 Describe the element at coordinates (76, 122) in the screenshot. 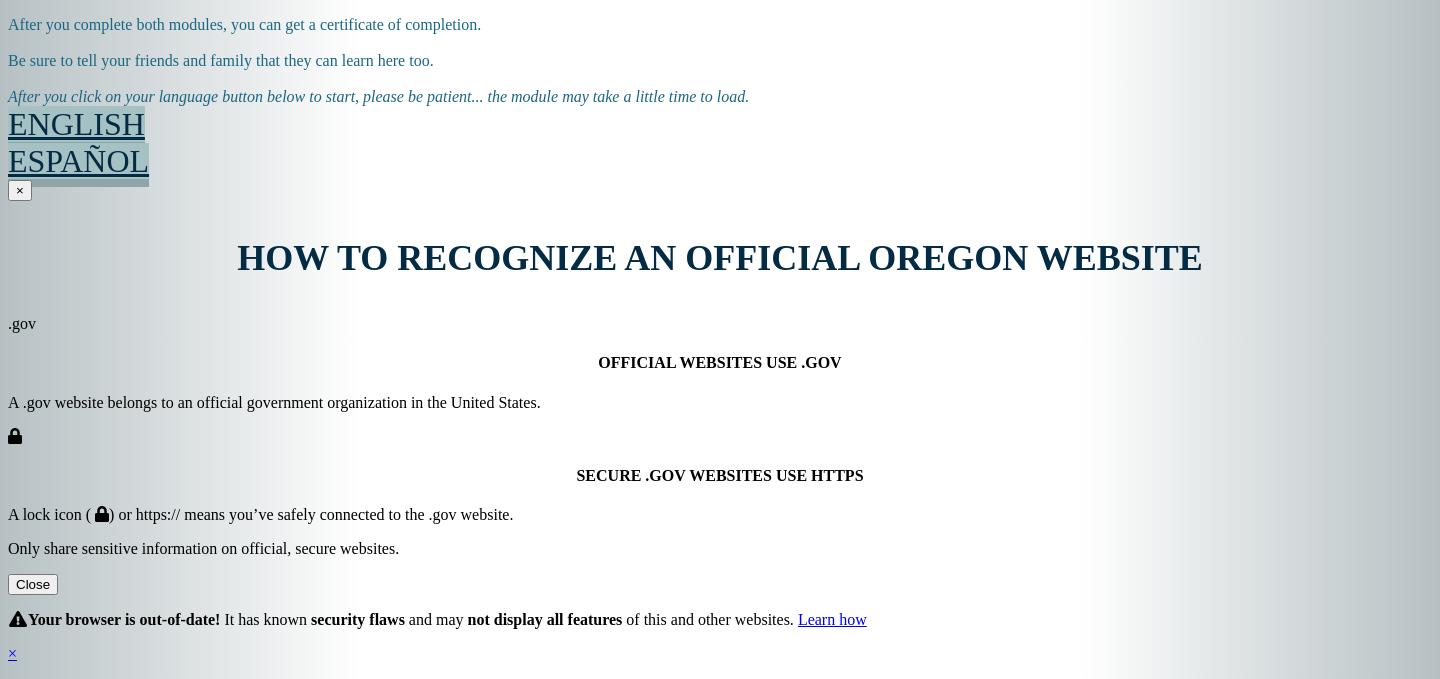

I see `'ENGLISH'` at that location.